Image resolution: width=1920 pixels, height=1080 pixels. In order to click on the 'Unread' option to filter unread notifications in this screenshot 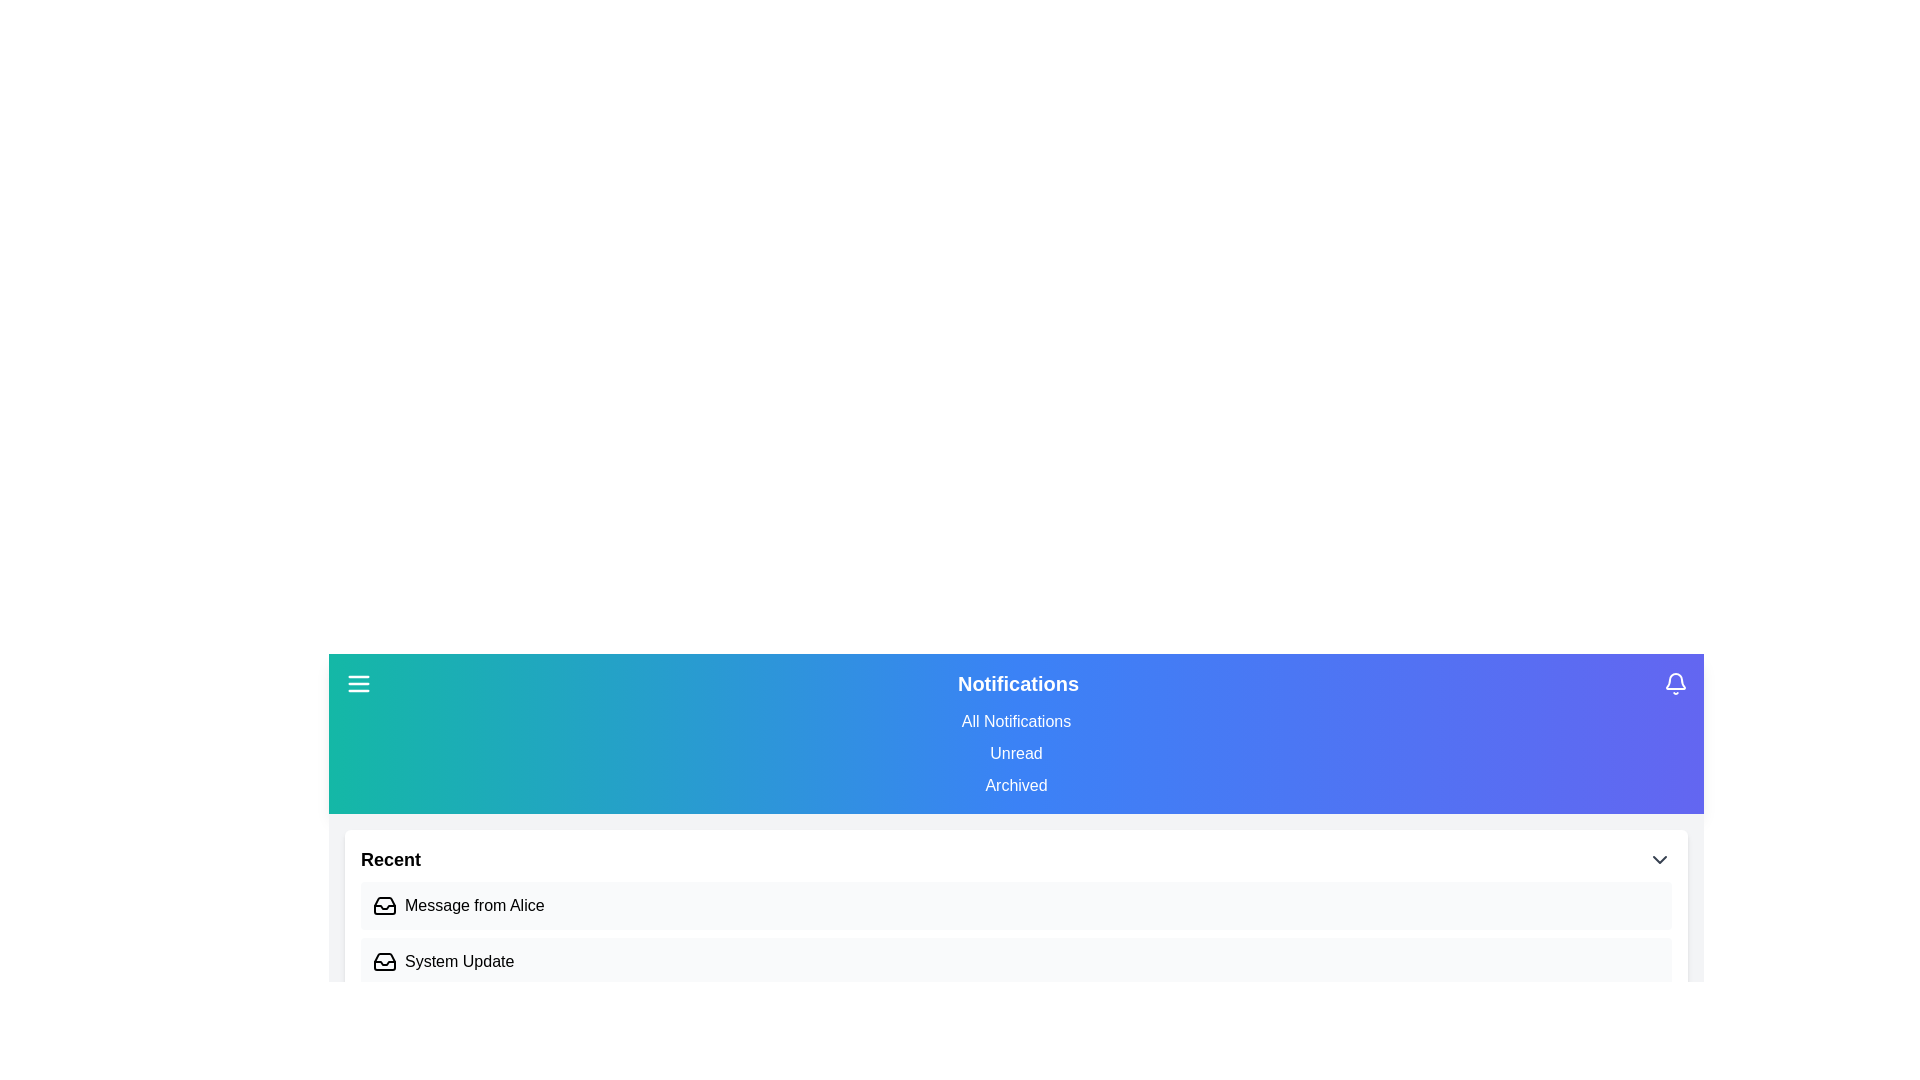, I will do `click(1016, 753)`.